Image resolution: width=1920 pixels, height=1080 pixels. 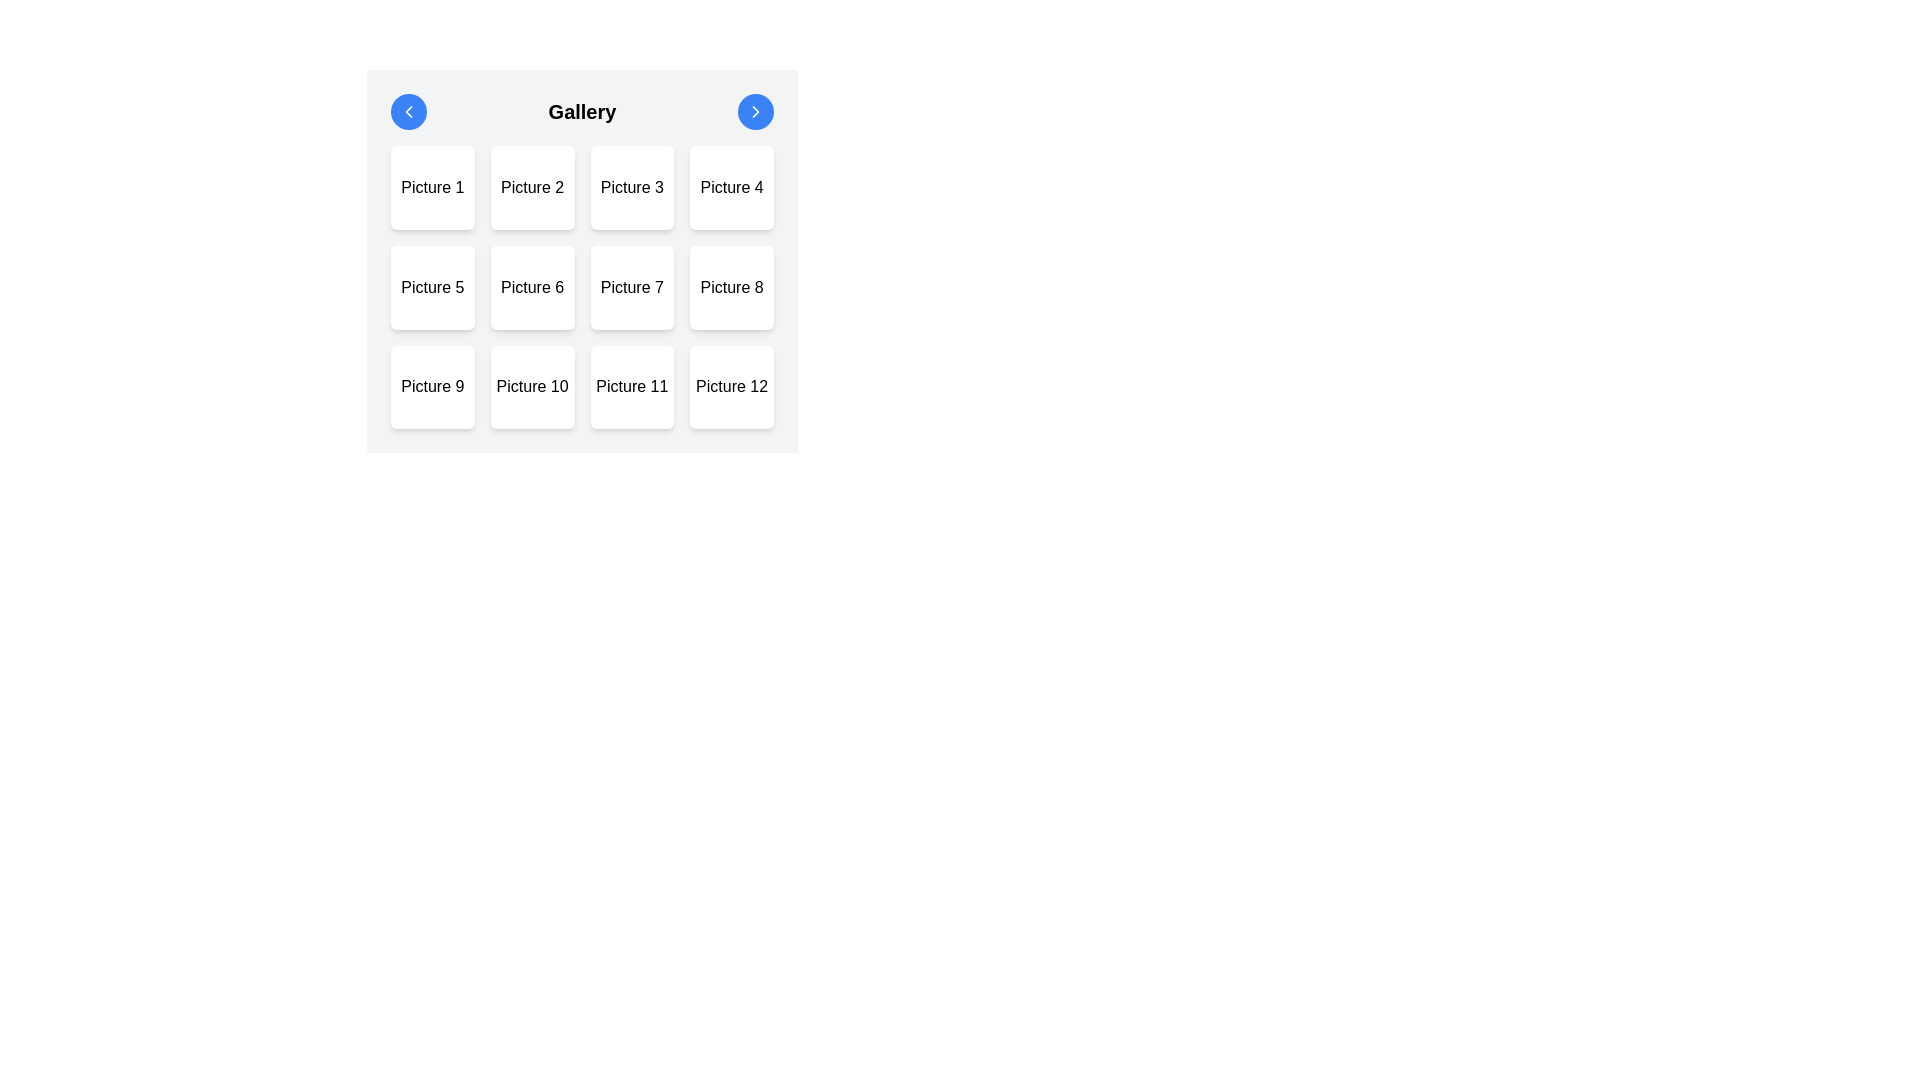 I want to click on the navigation button located in the top-right corner of the 'Gallery' header row, so click(x=754, y=111).